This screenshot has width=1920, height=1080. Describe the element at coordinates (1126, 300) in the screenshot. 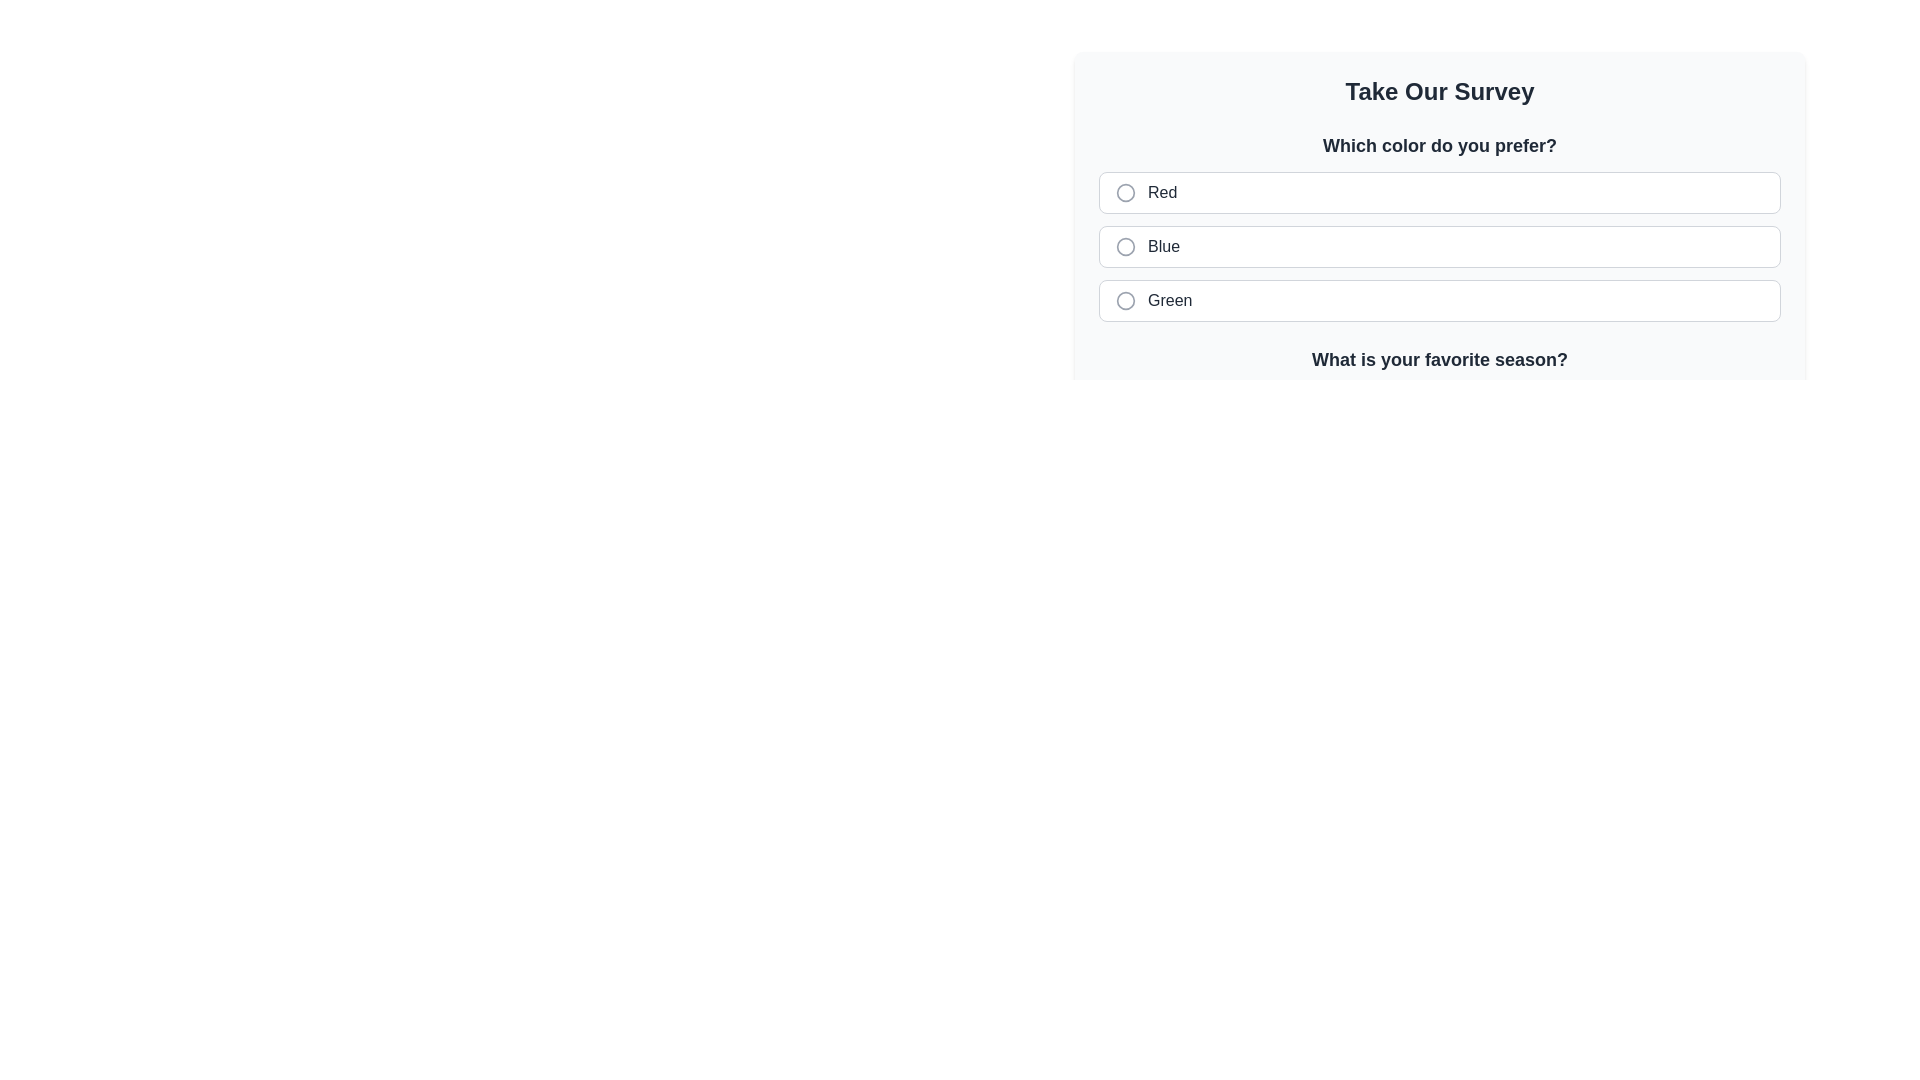

I see `the circular graphic of the radio button indicator for the 'Green' option within the survey section for accessibility navigation` at that location.